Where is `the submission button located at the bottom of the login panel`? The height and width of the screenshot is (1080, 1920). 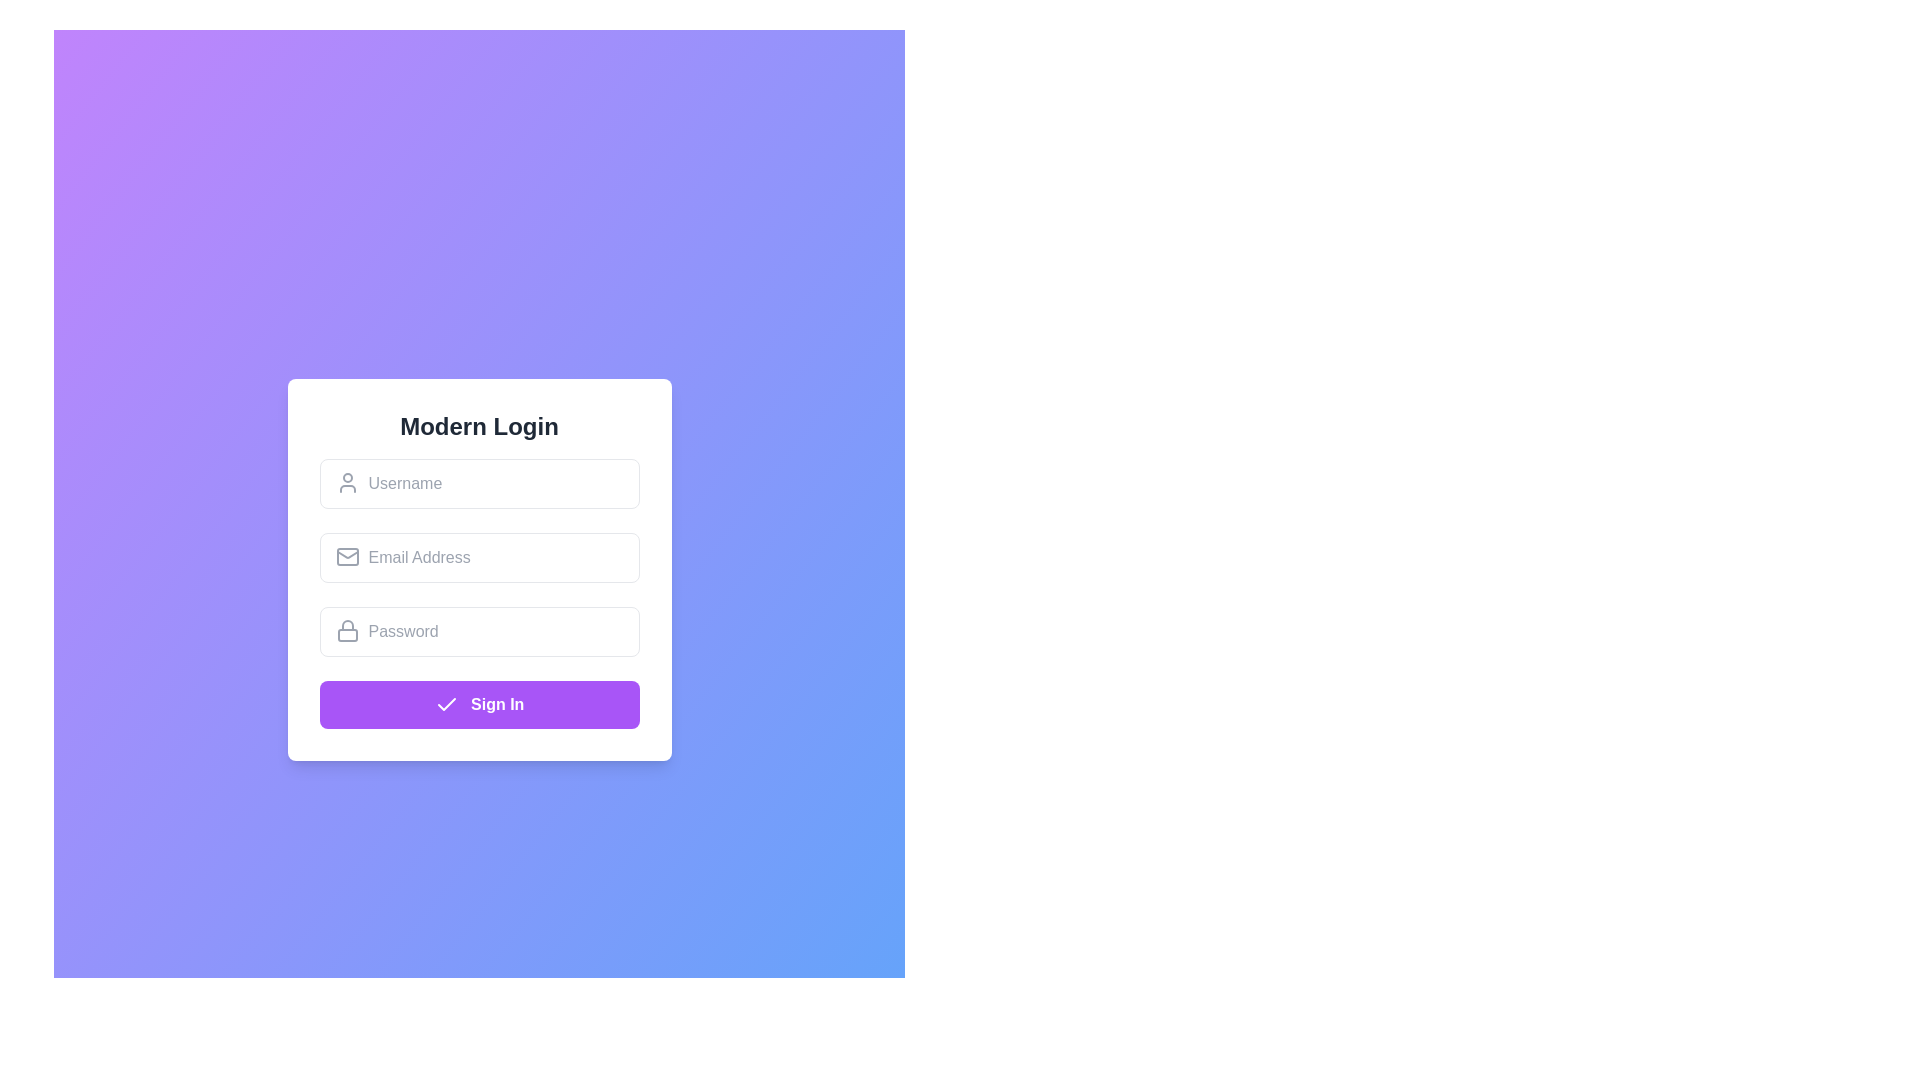
the submission button located at the bottom of the login panel is located at coordinates (478, 704).